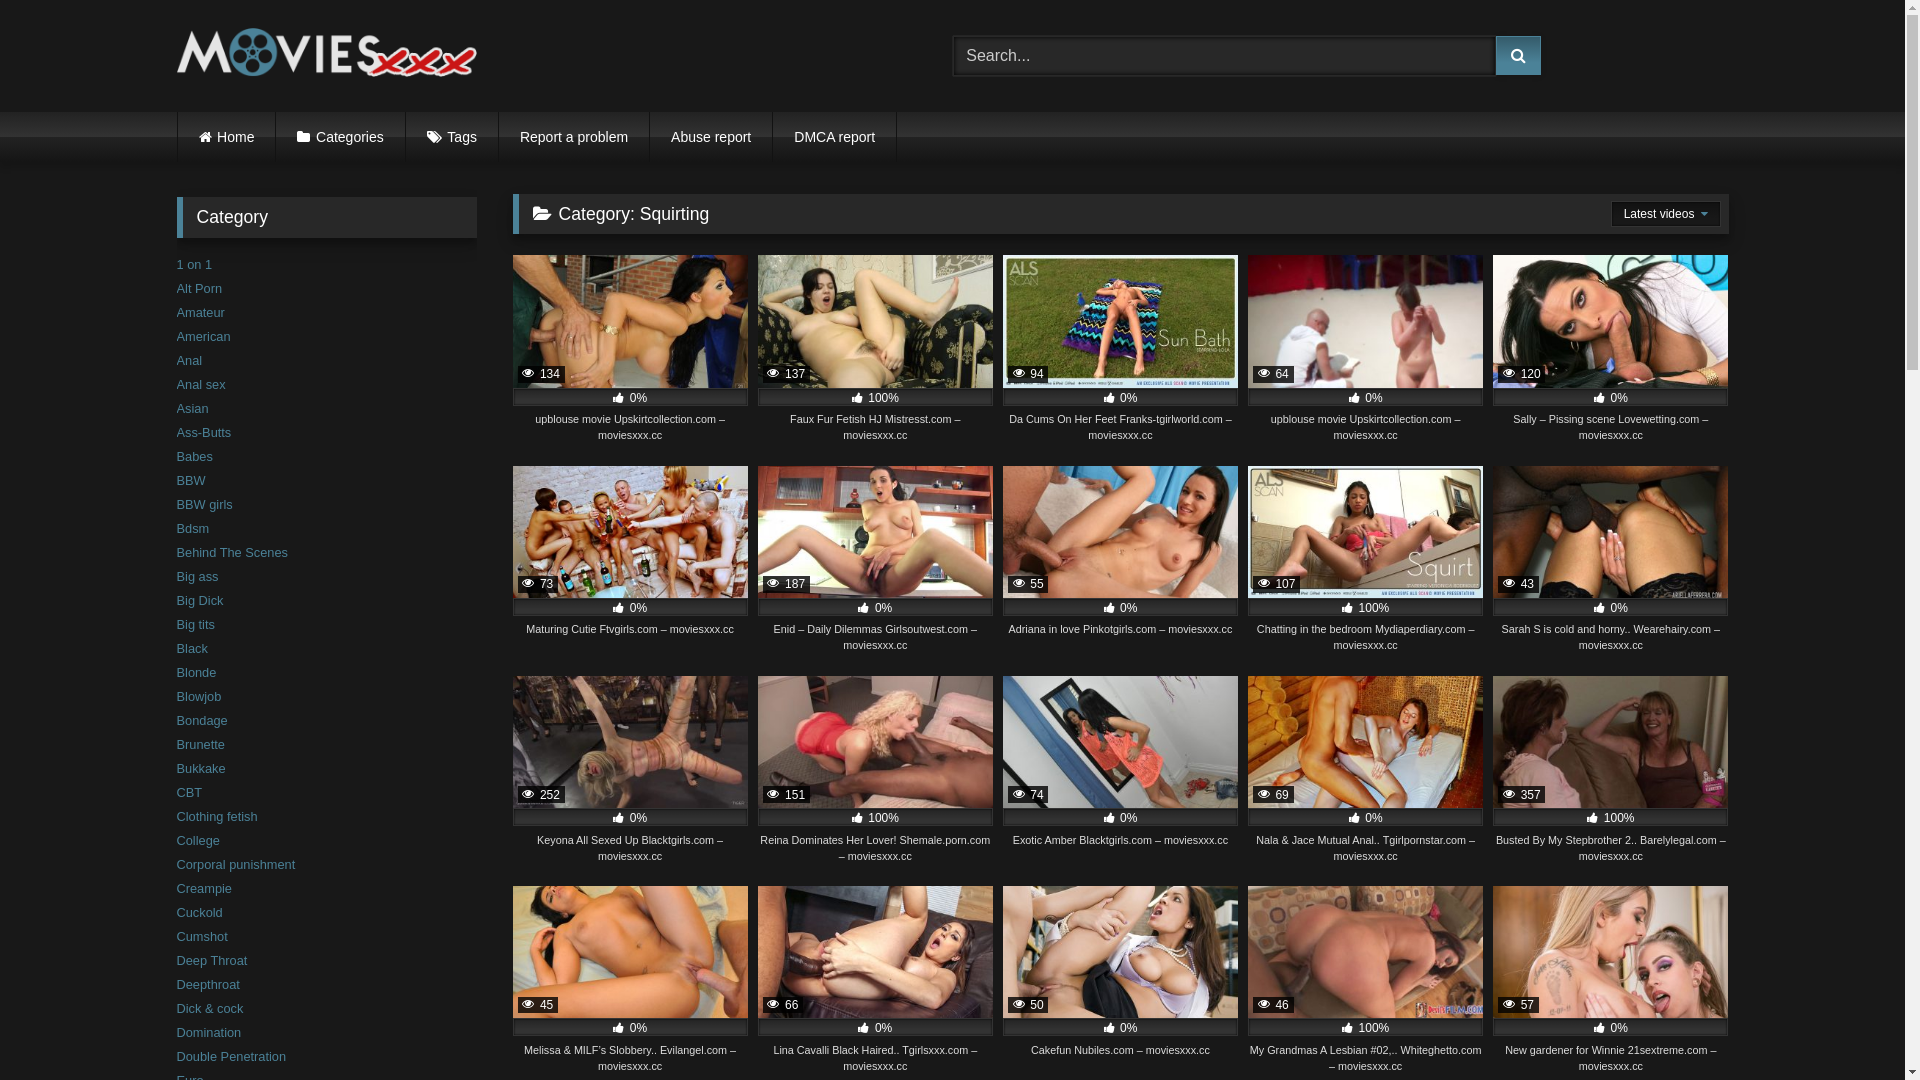 This screenshot has width=1920, height=1080. I want to click on 'Alt Porn', so click(198, 288).